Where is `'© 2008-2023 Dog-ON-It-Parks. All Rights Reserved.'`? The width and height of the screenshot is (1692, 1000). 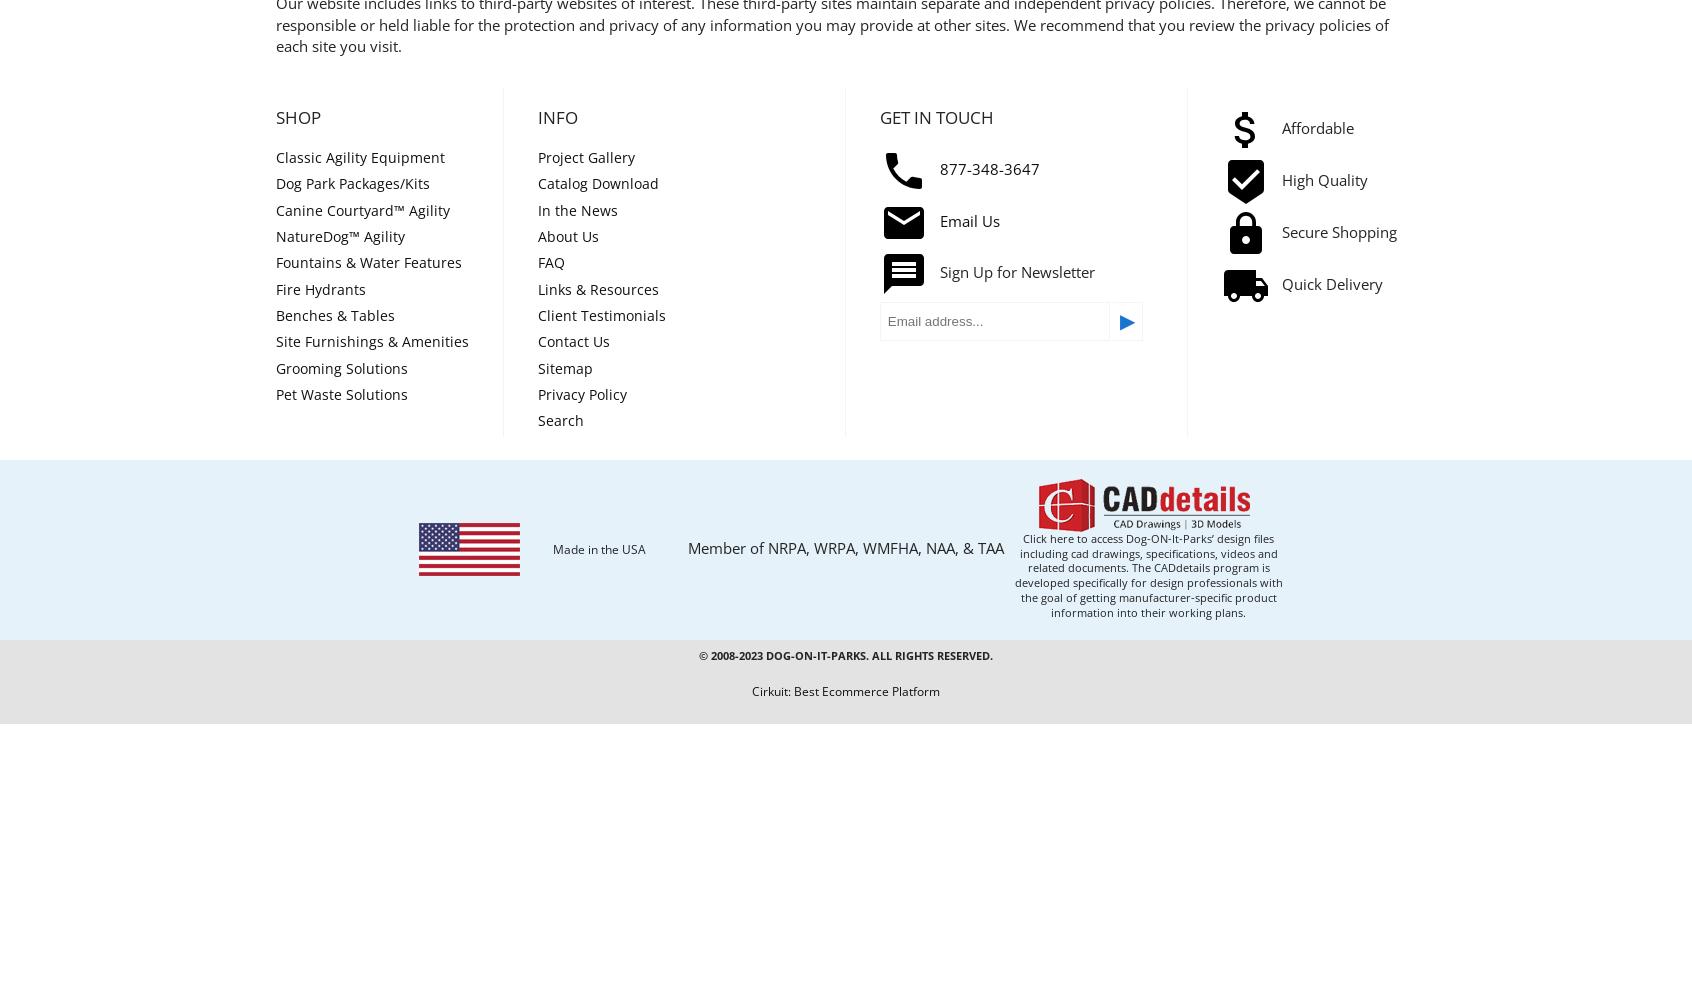 '© 2008-2023 Dog-ON-It-Parks. All Rights Reserved.' is located at coordinates (846, 655).